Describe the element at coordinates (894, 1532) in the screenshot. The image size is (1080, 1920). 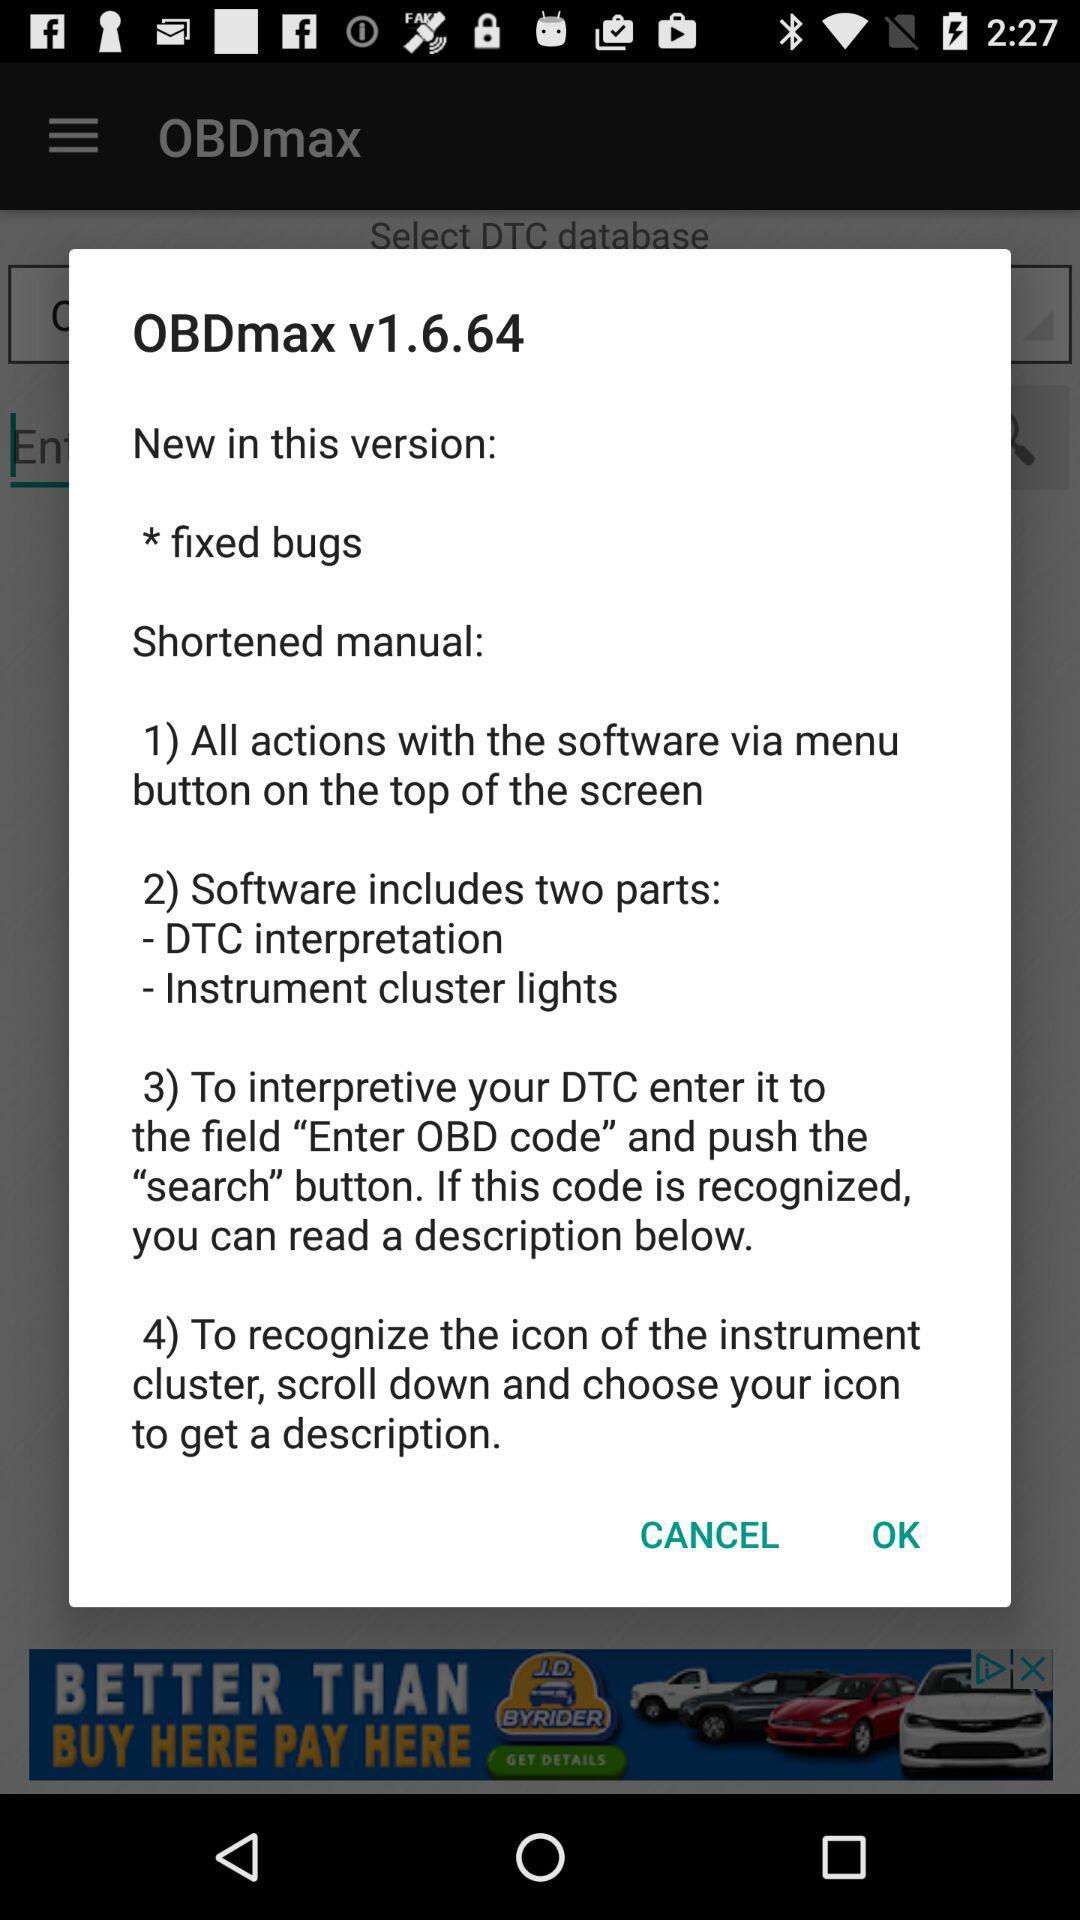
I see `the item below new in this icon` at that location.